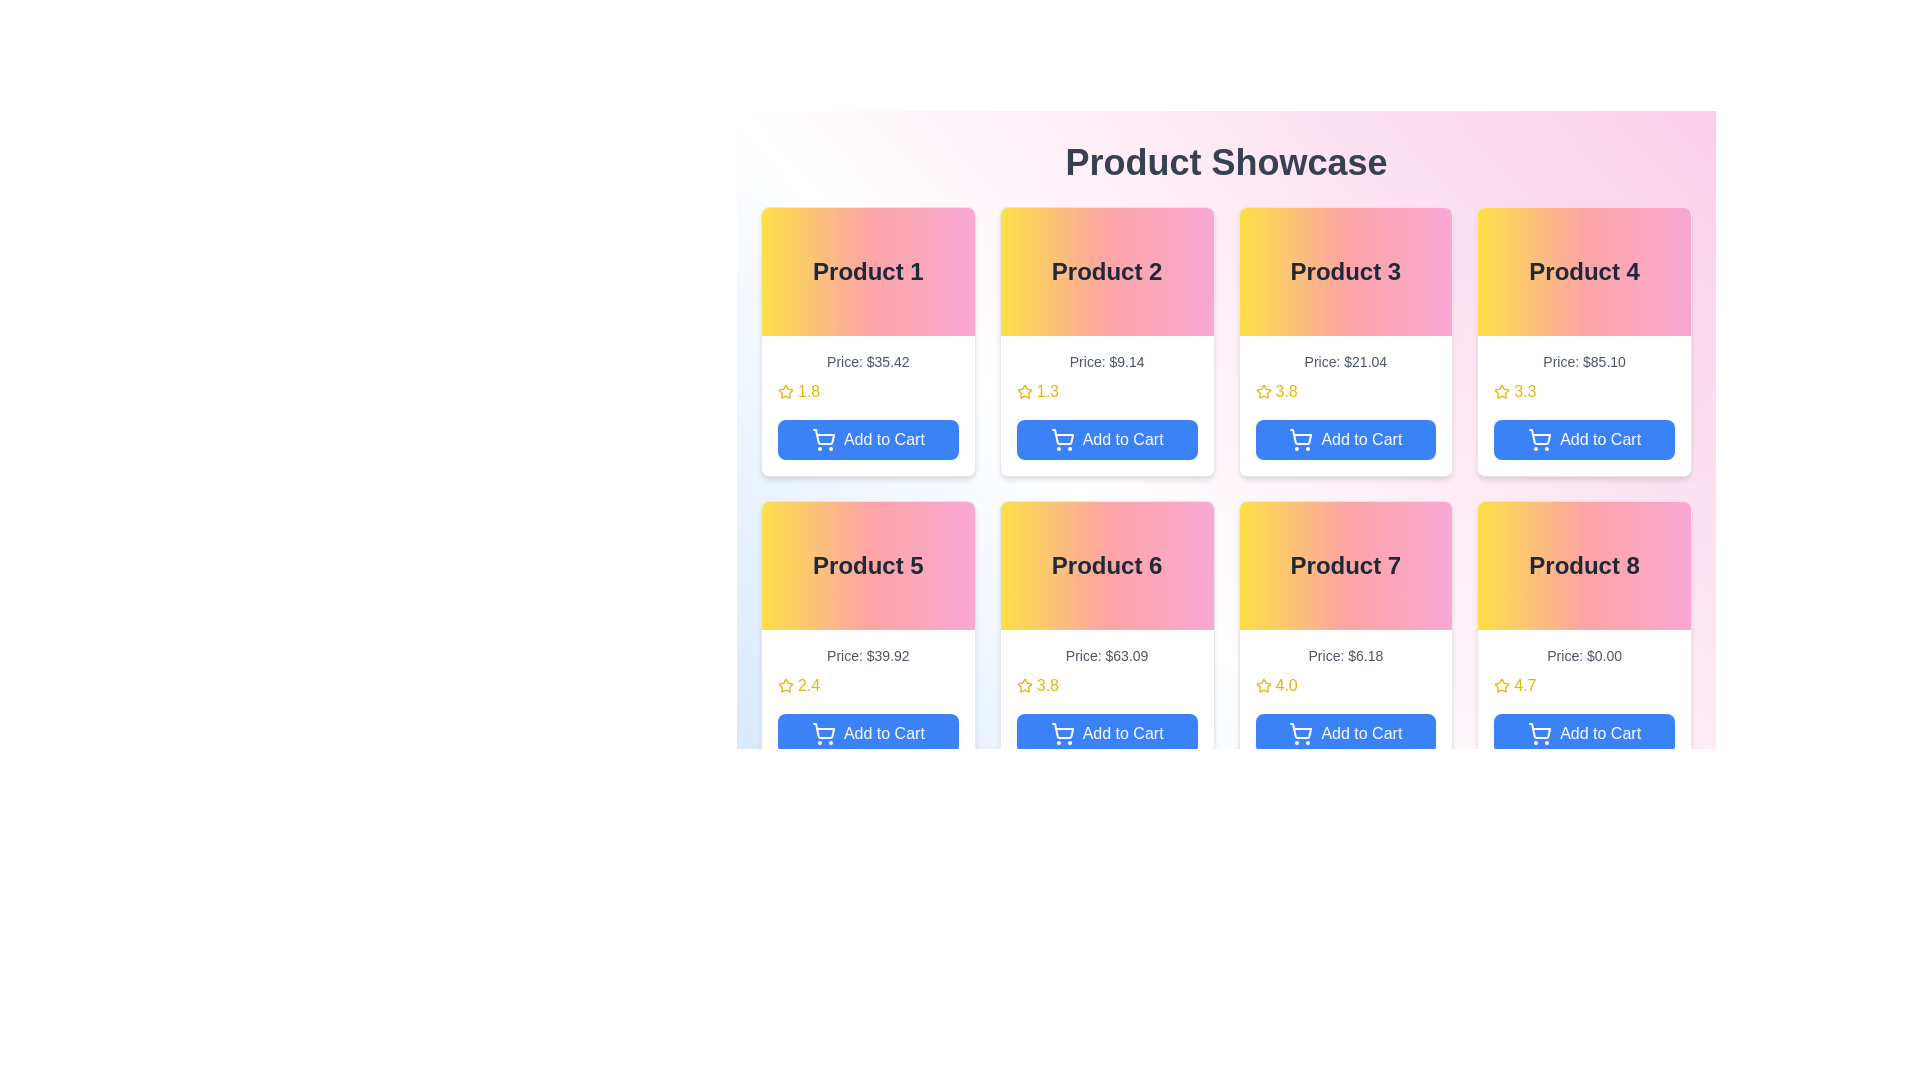 This screenshot has width=1920, height=1080. Describe the element at coordinates (1262, 684) in the screenshot. I see `the decorative star-rating icon located in the seventh product card, which is positioned near the numeric rating value at the bottom-left of the card` at that location.